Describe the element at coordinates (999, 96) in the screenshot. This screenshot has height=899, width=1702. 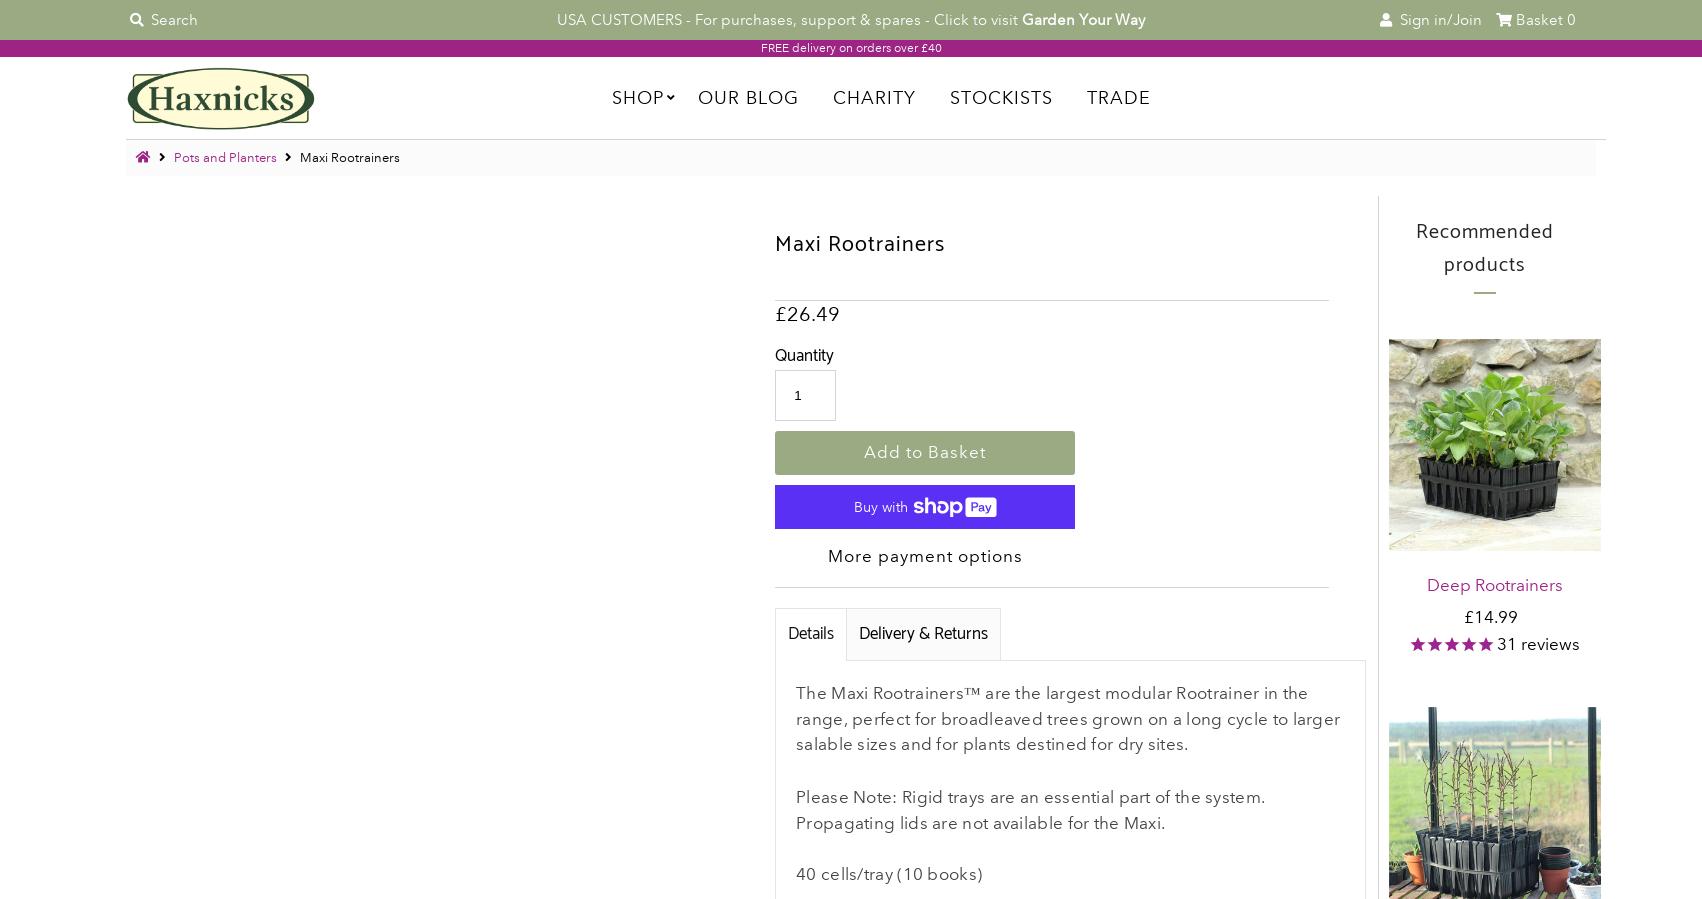
I see `'STOCKISTS'` at that location.